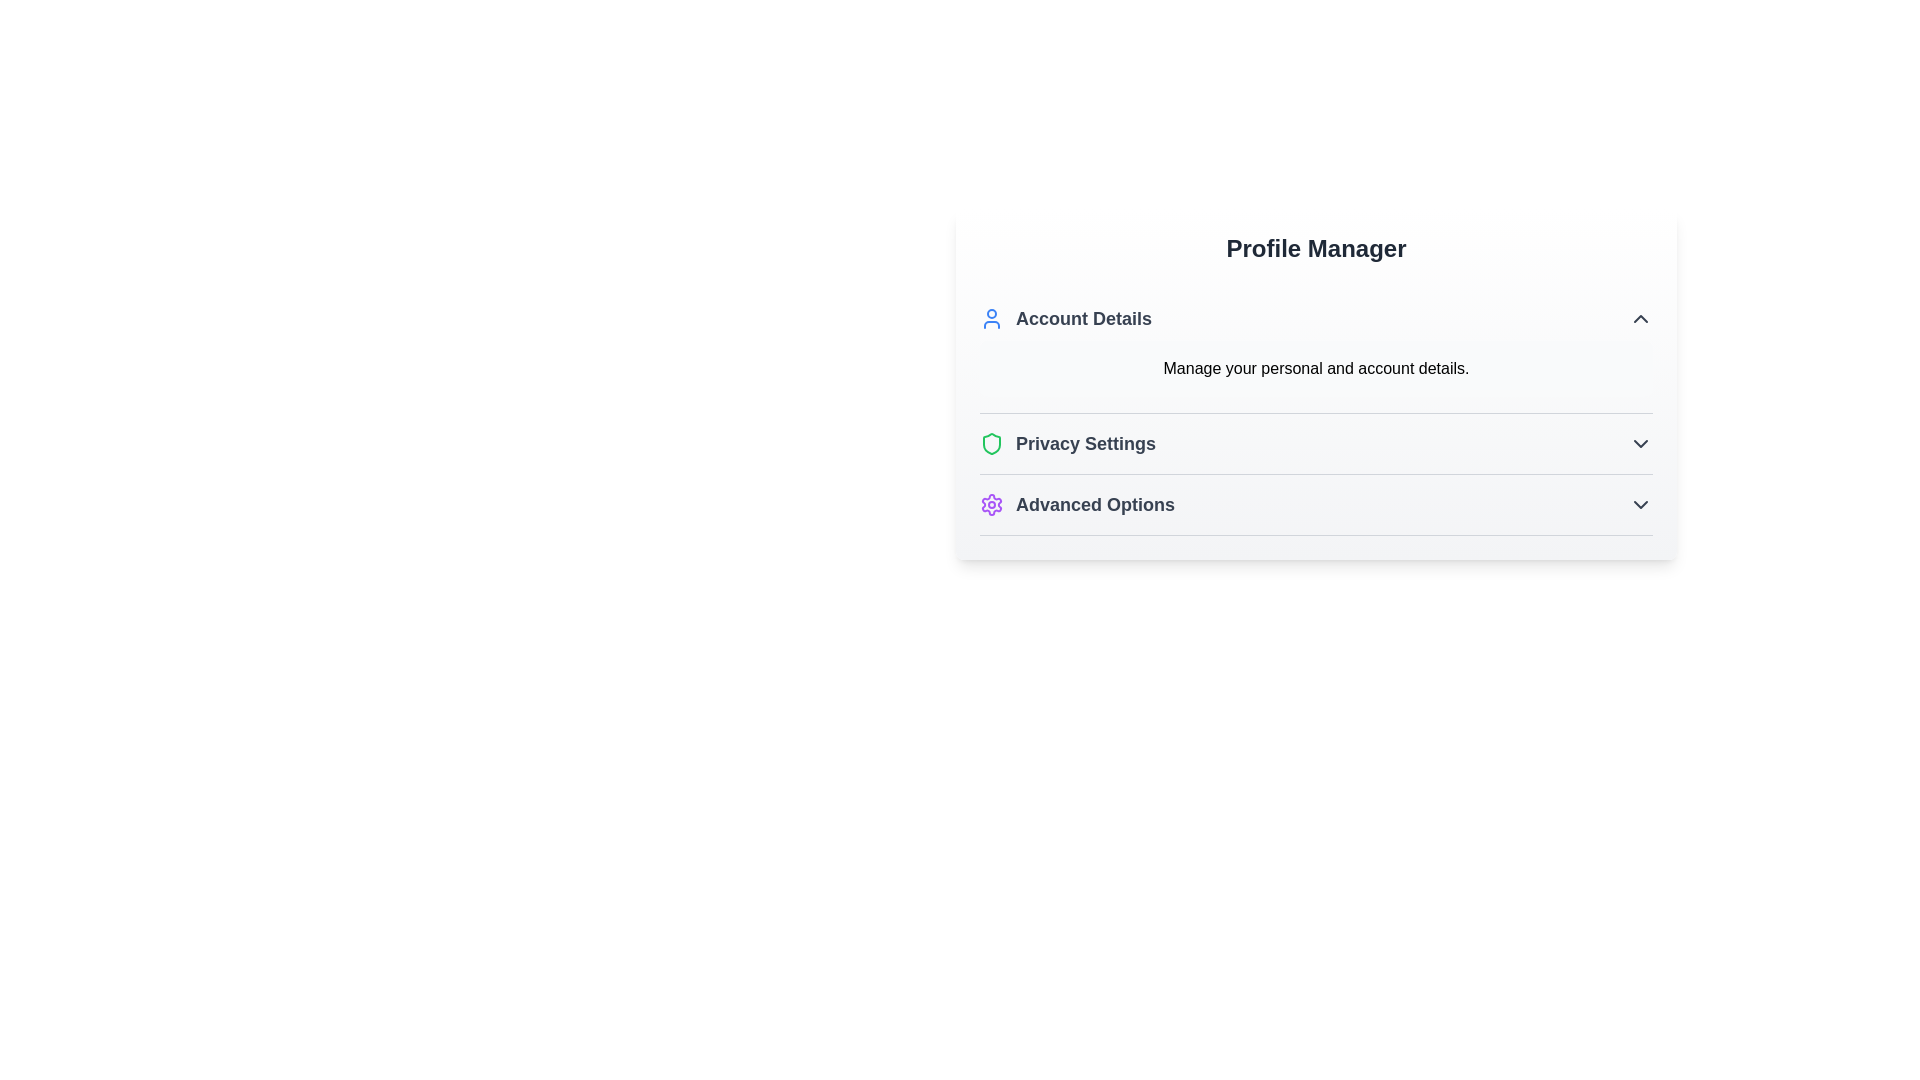 Image resolution: width=1920 pixels, height=1080 pixels. Describe the element at coordinates (1083, 318) in the screenshot. I see `the 'Account Details' text label, which is bold and dark blue/black, located in the 'Profile Manager' section next to a user icon` at that location.